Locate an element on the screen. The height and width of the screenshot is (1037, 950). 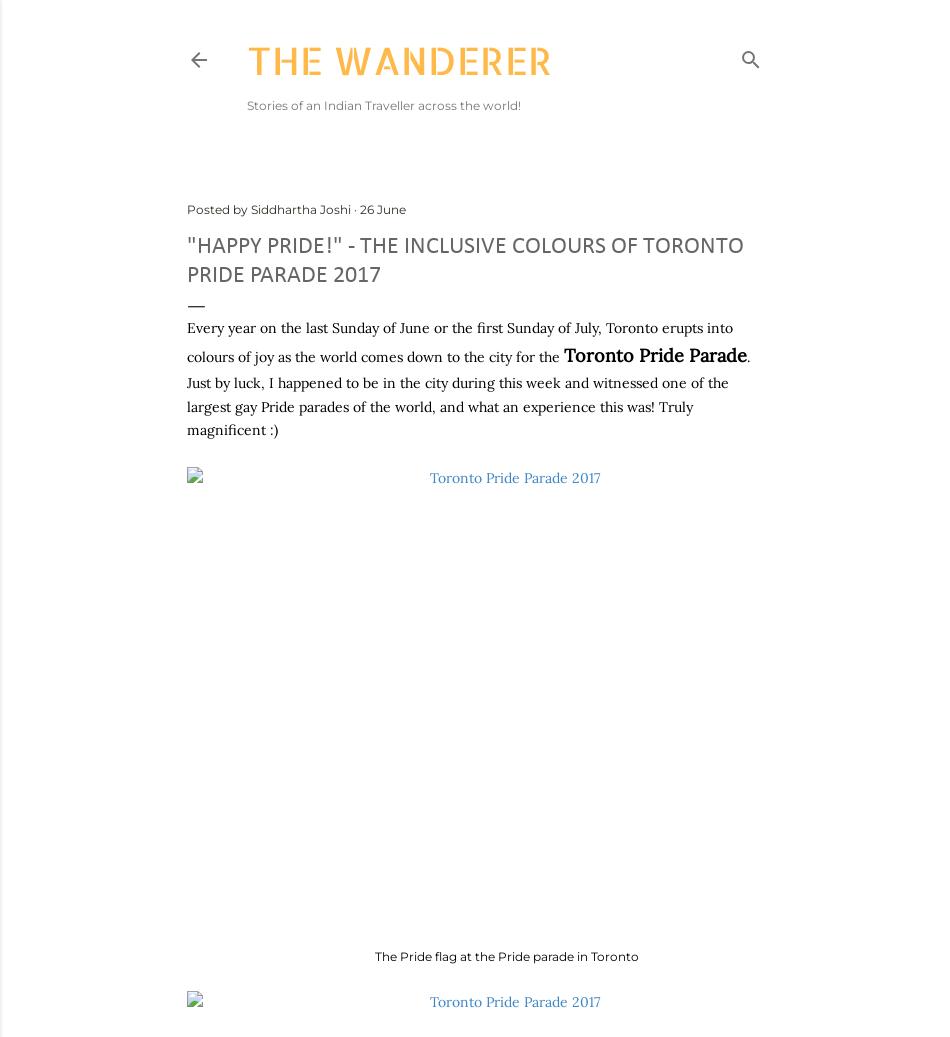
'The Pride flag at the Pride parade in Toronto' is located at coordinates (507, 955).